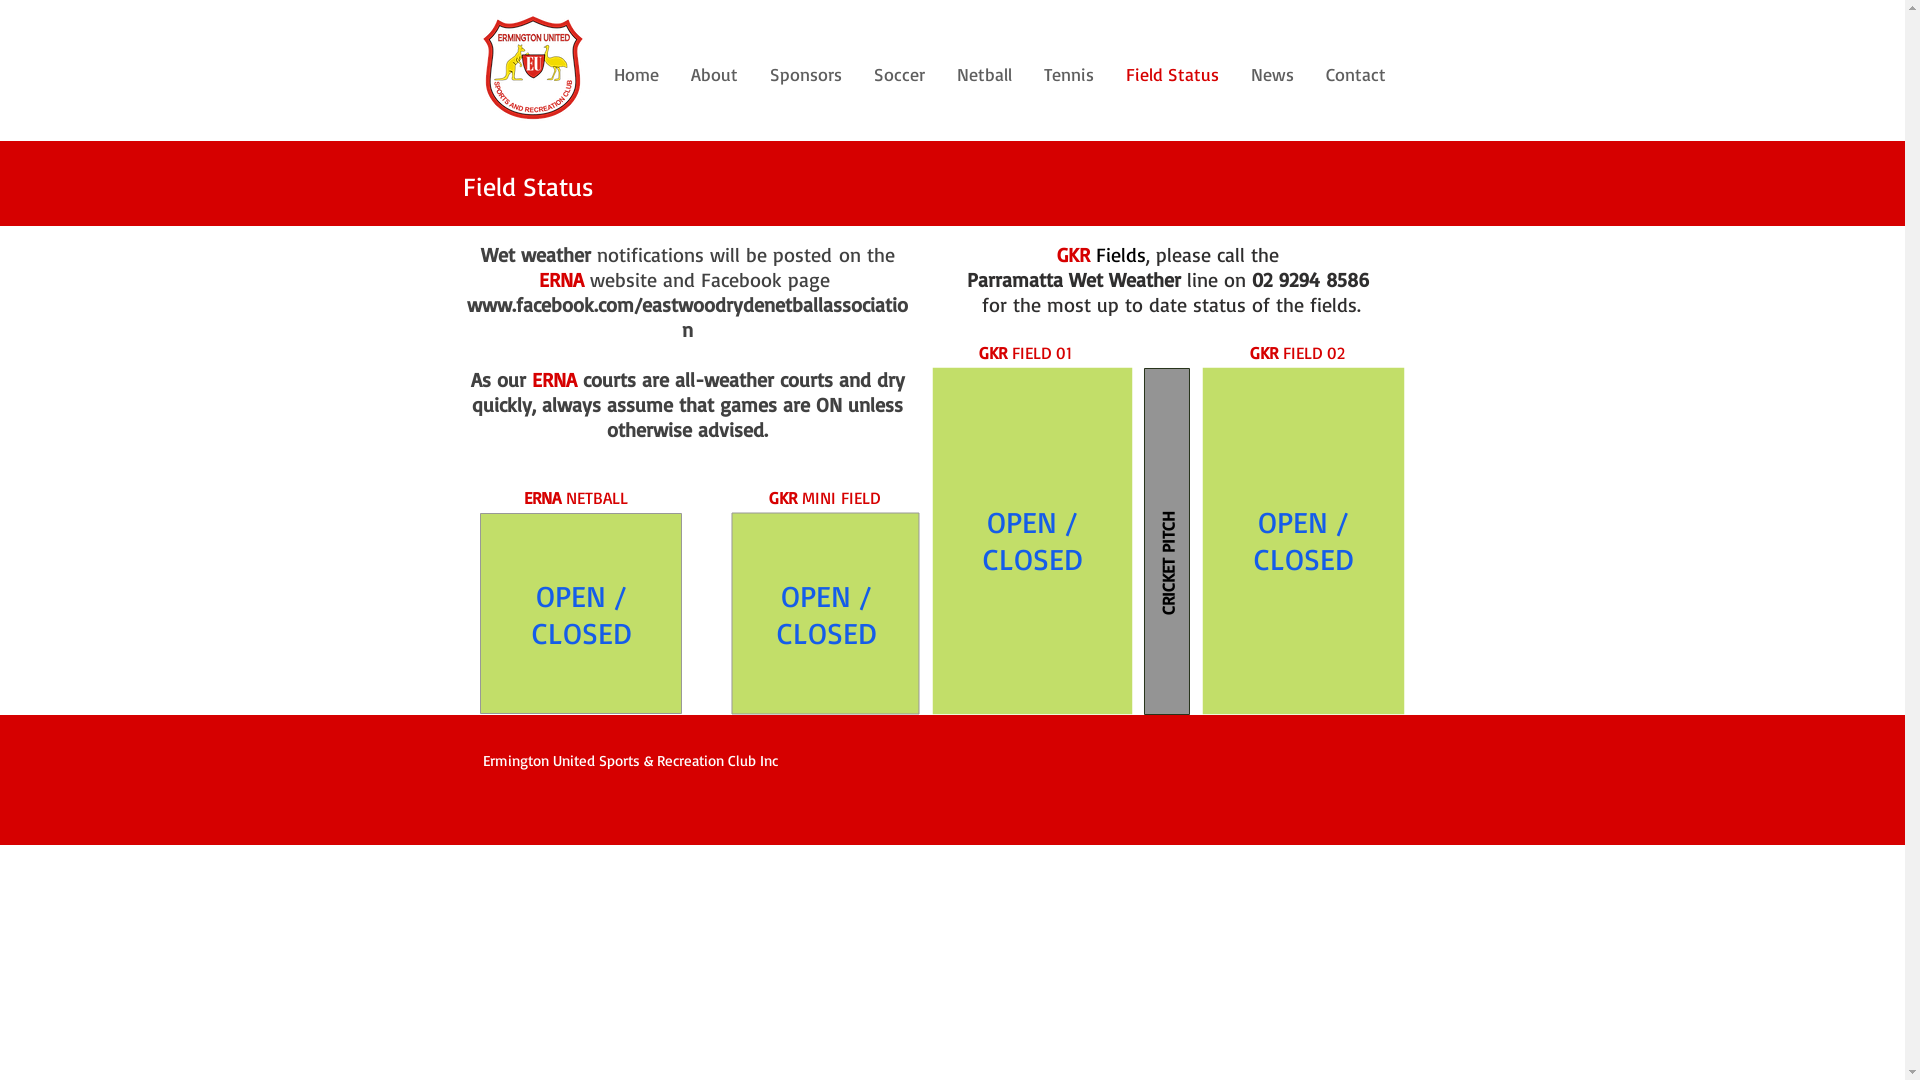 The image size is (1920, 1080). I want to click on 'Sponsors', so click(806, 73).